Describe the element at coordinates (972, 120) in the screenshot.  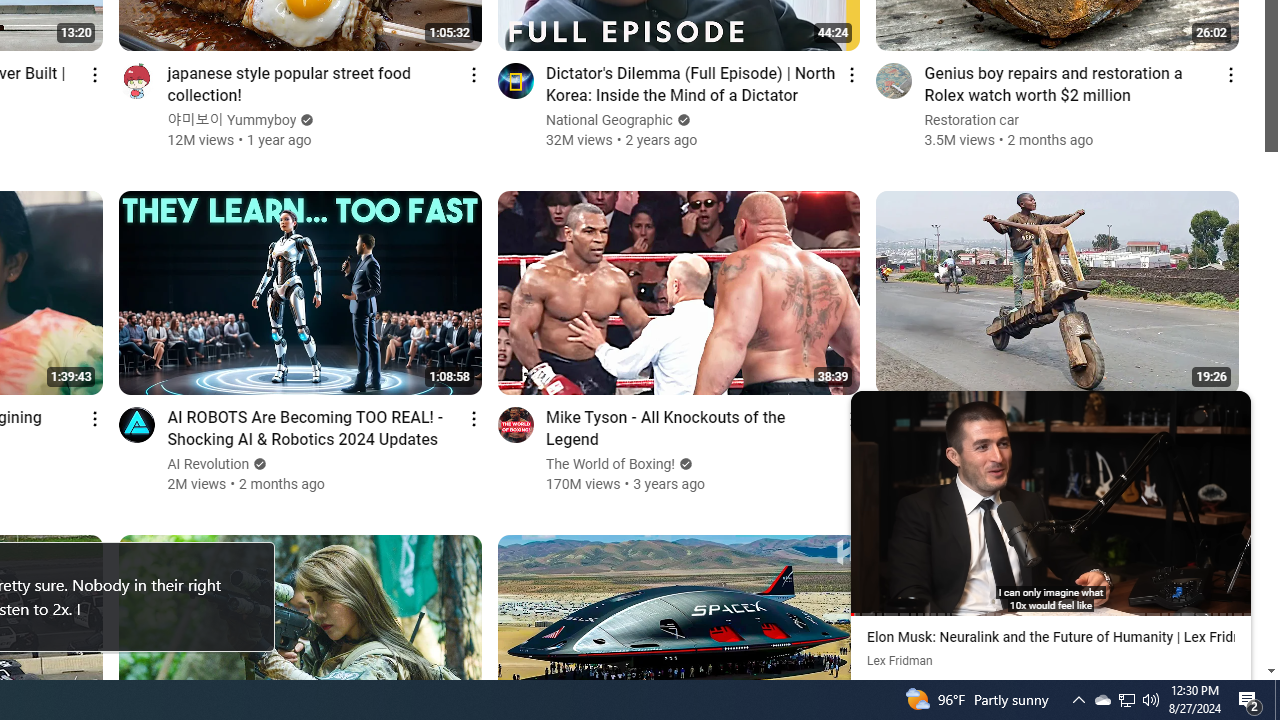
I see `'Restoration car'` at that location.